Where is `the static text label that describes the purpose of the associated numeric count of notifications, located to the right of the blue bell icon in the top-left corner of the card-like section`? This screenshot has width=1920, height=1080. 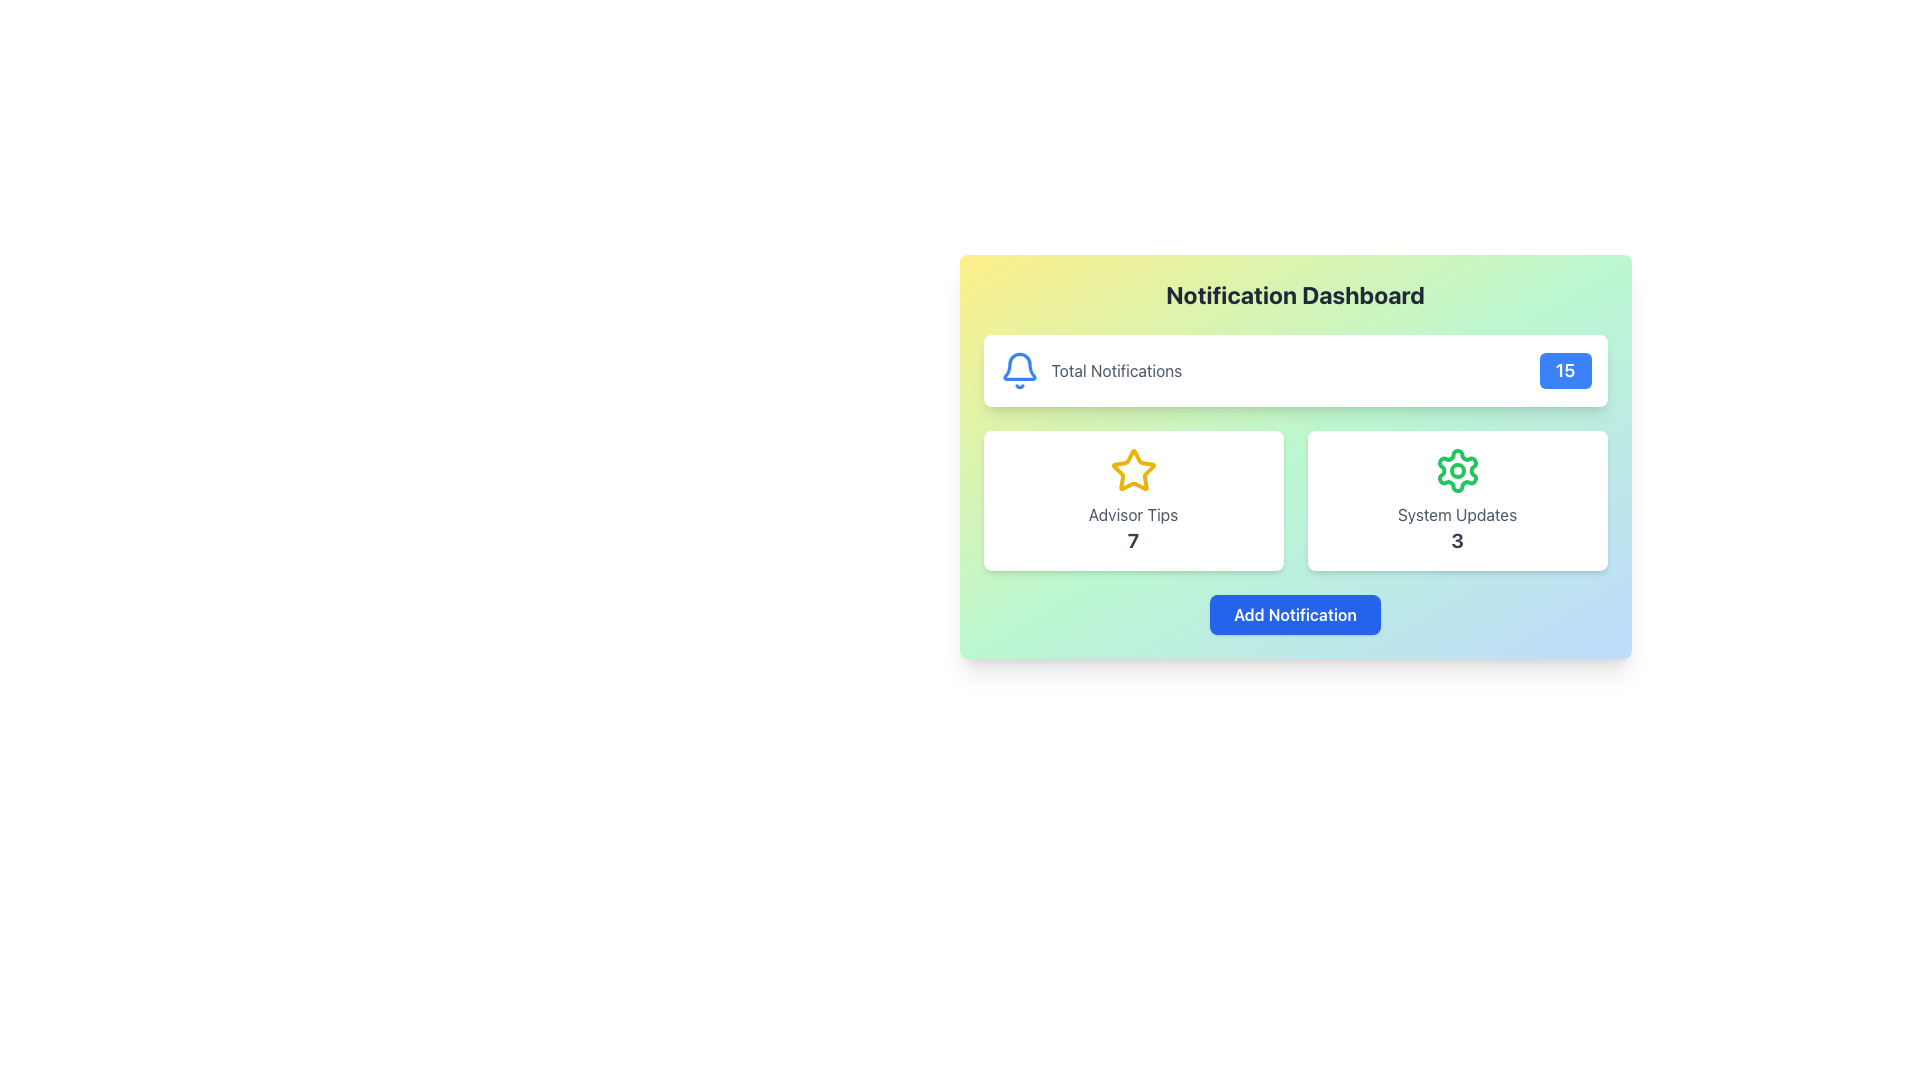 the static text label that describes the purpose of the associated numeric count of notifications, located to the right of the blue bell icon in the top-left corner of the card-like section is located at coordinates (1115, 370).